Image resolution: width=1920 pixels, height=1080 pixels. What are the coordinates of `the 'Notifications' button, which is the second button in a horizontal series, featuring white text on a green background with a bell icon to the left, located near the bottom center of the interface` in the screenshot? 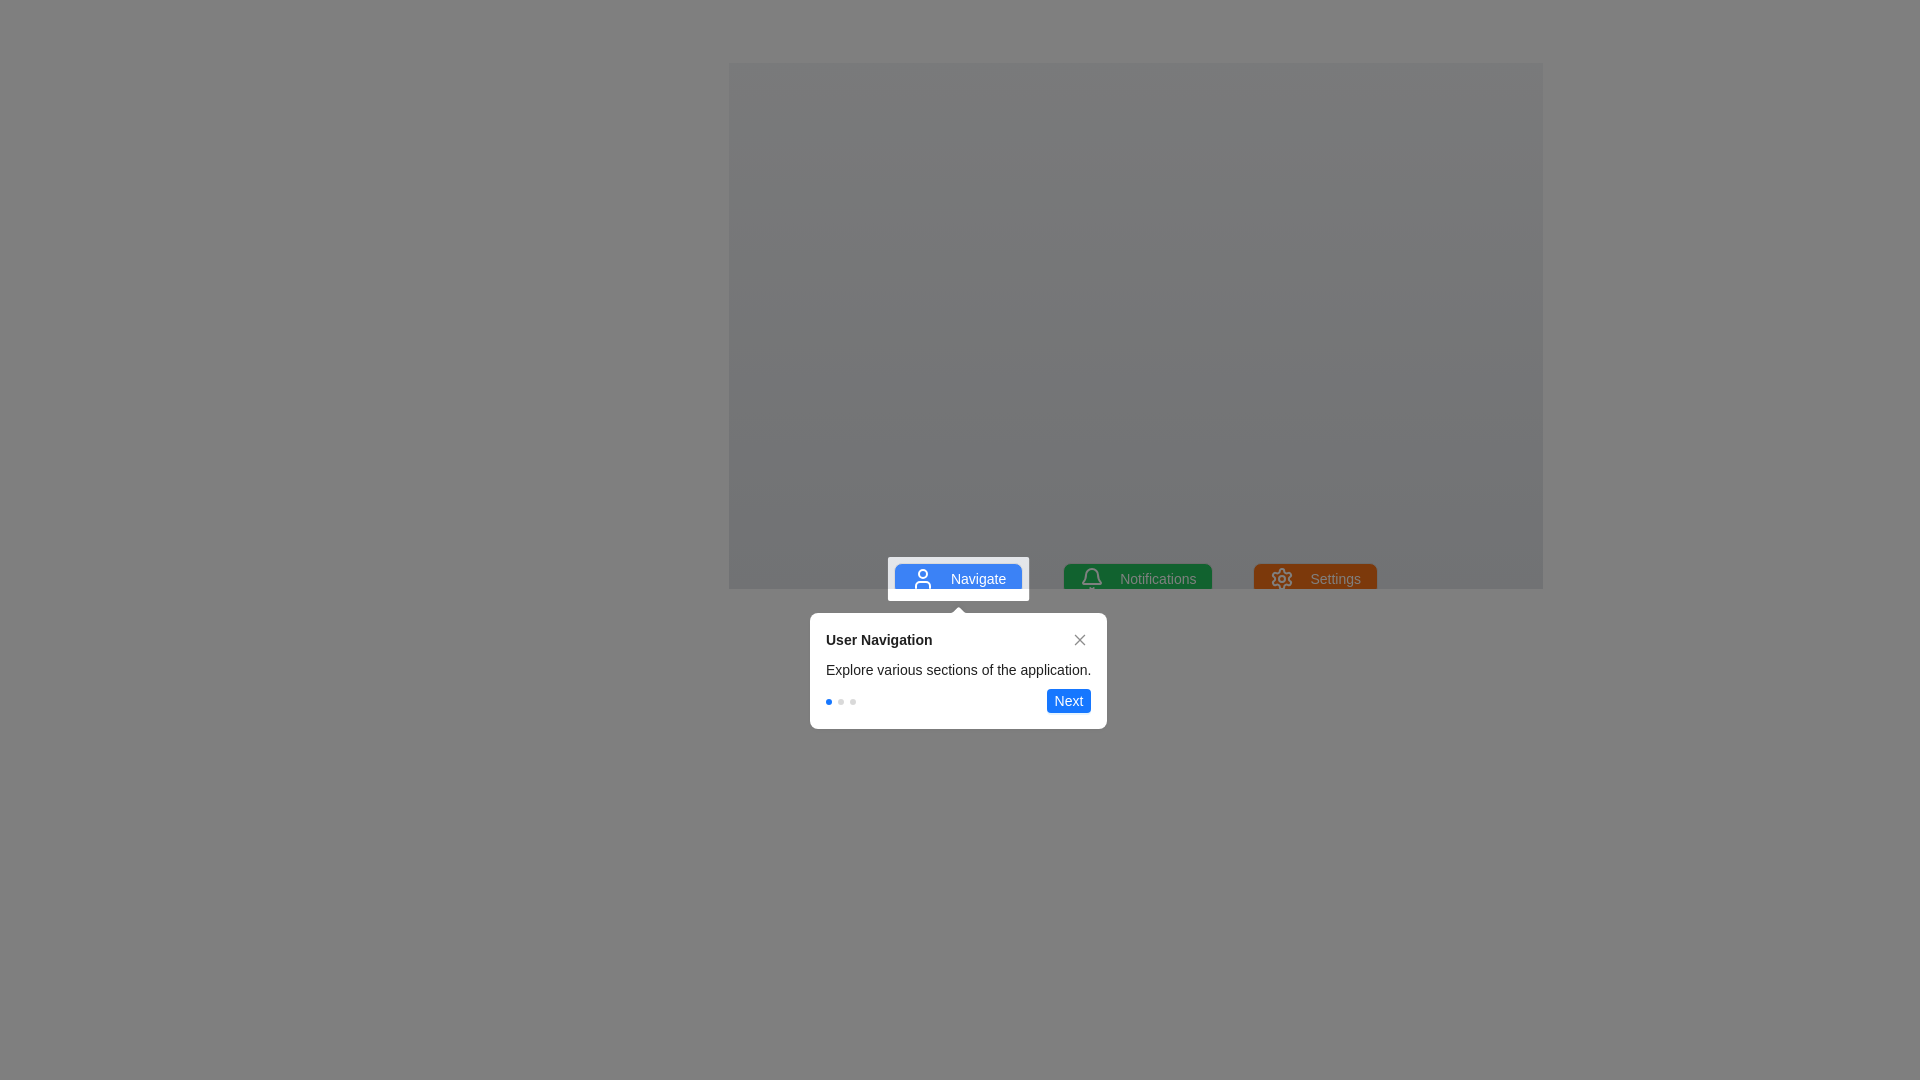 It's located at (1158, 578).